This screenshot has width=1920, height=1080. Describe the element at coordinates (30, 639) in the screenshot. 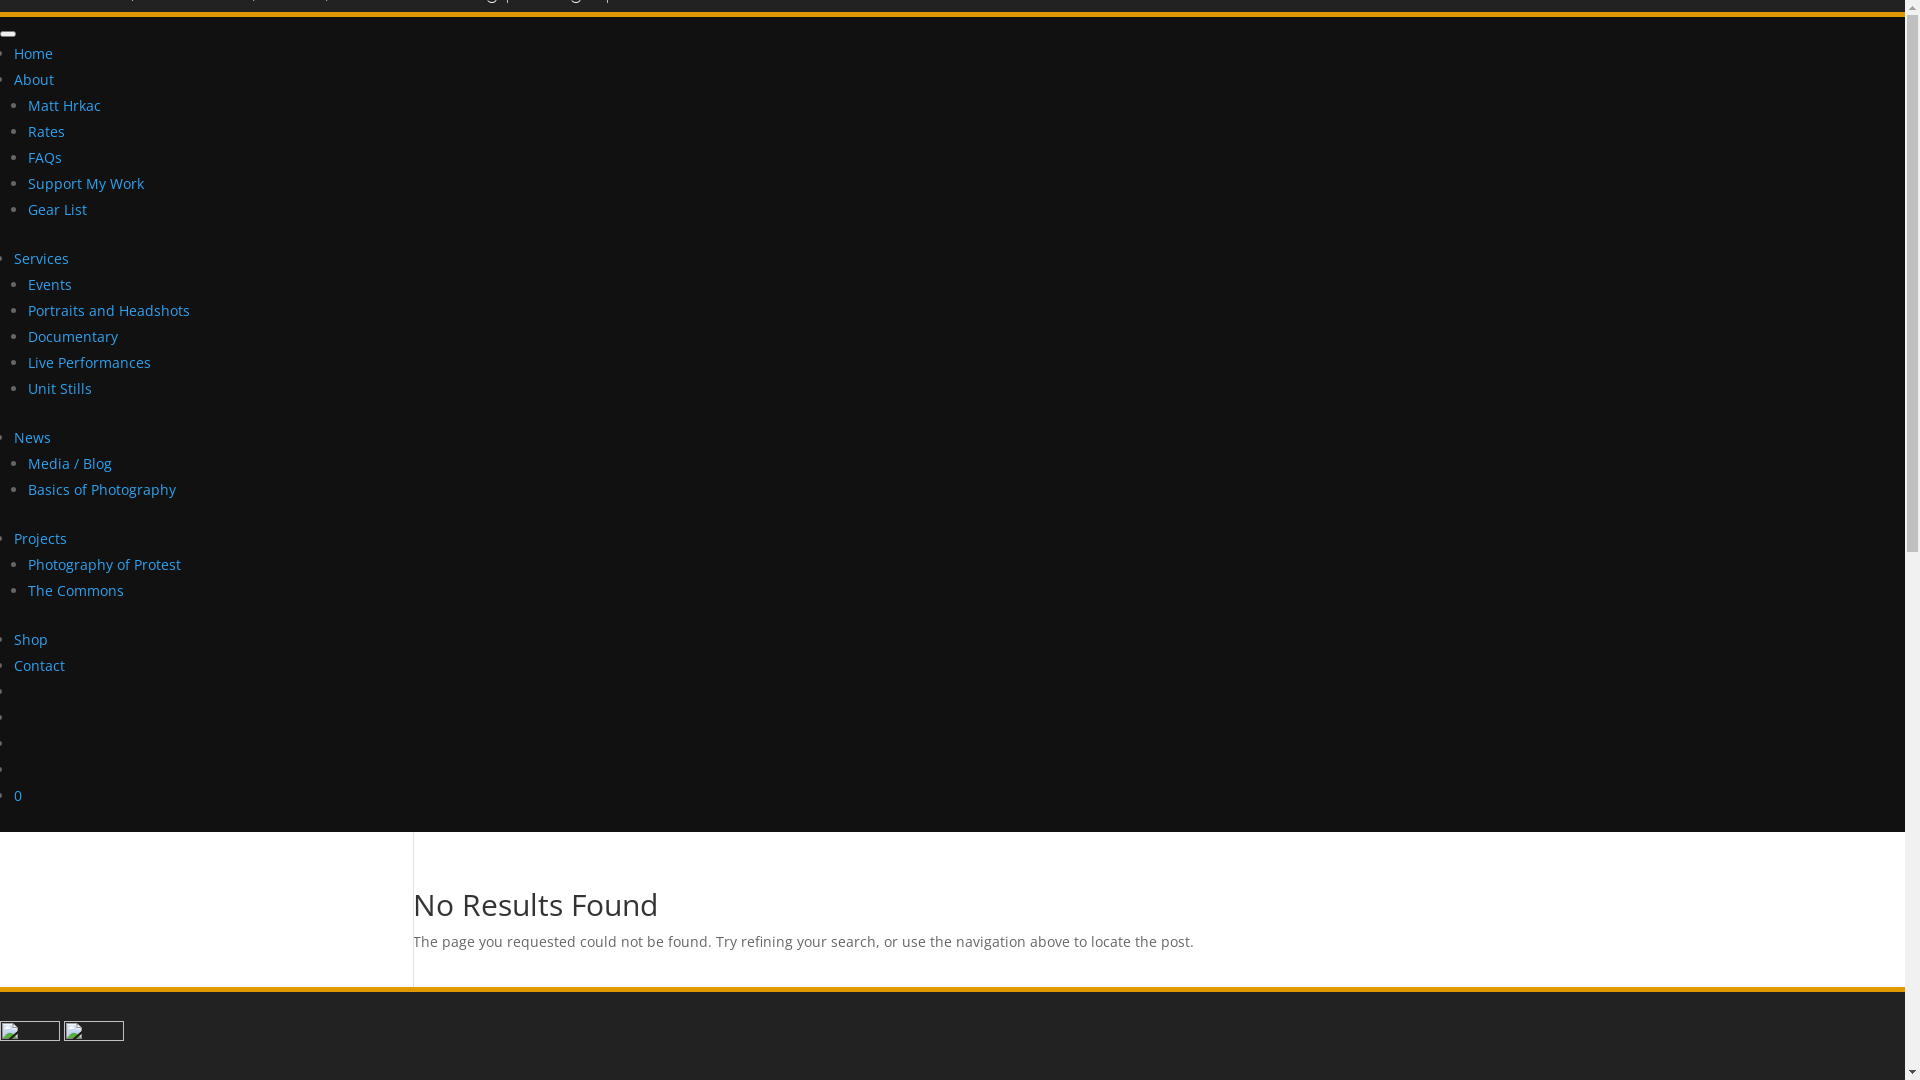

I see `'Shop'` at that location.